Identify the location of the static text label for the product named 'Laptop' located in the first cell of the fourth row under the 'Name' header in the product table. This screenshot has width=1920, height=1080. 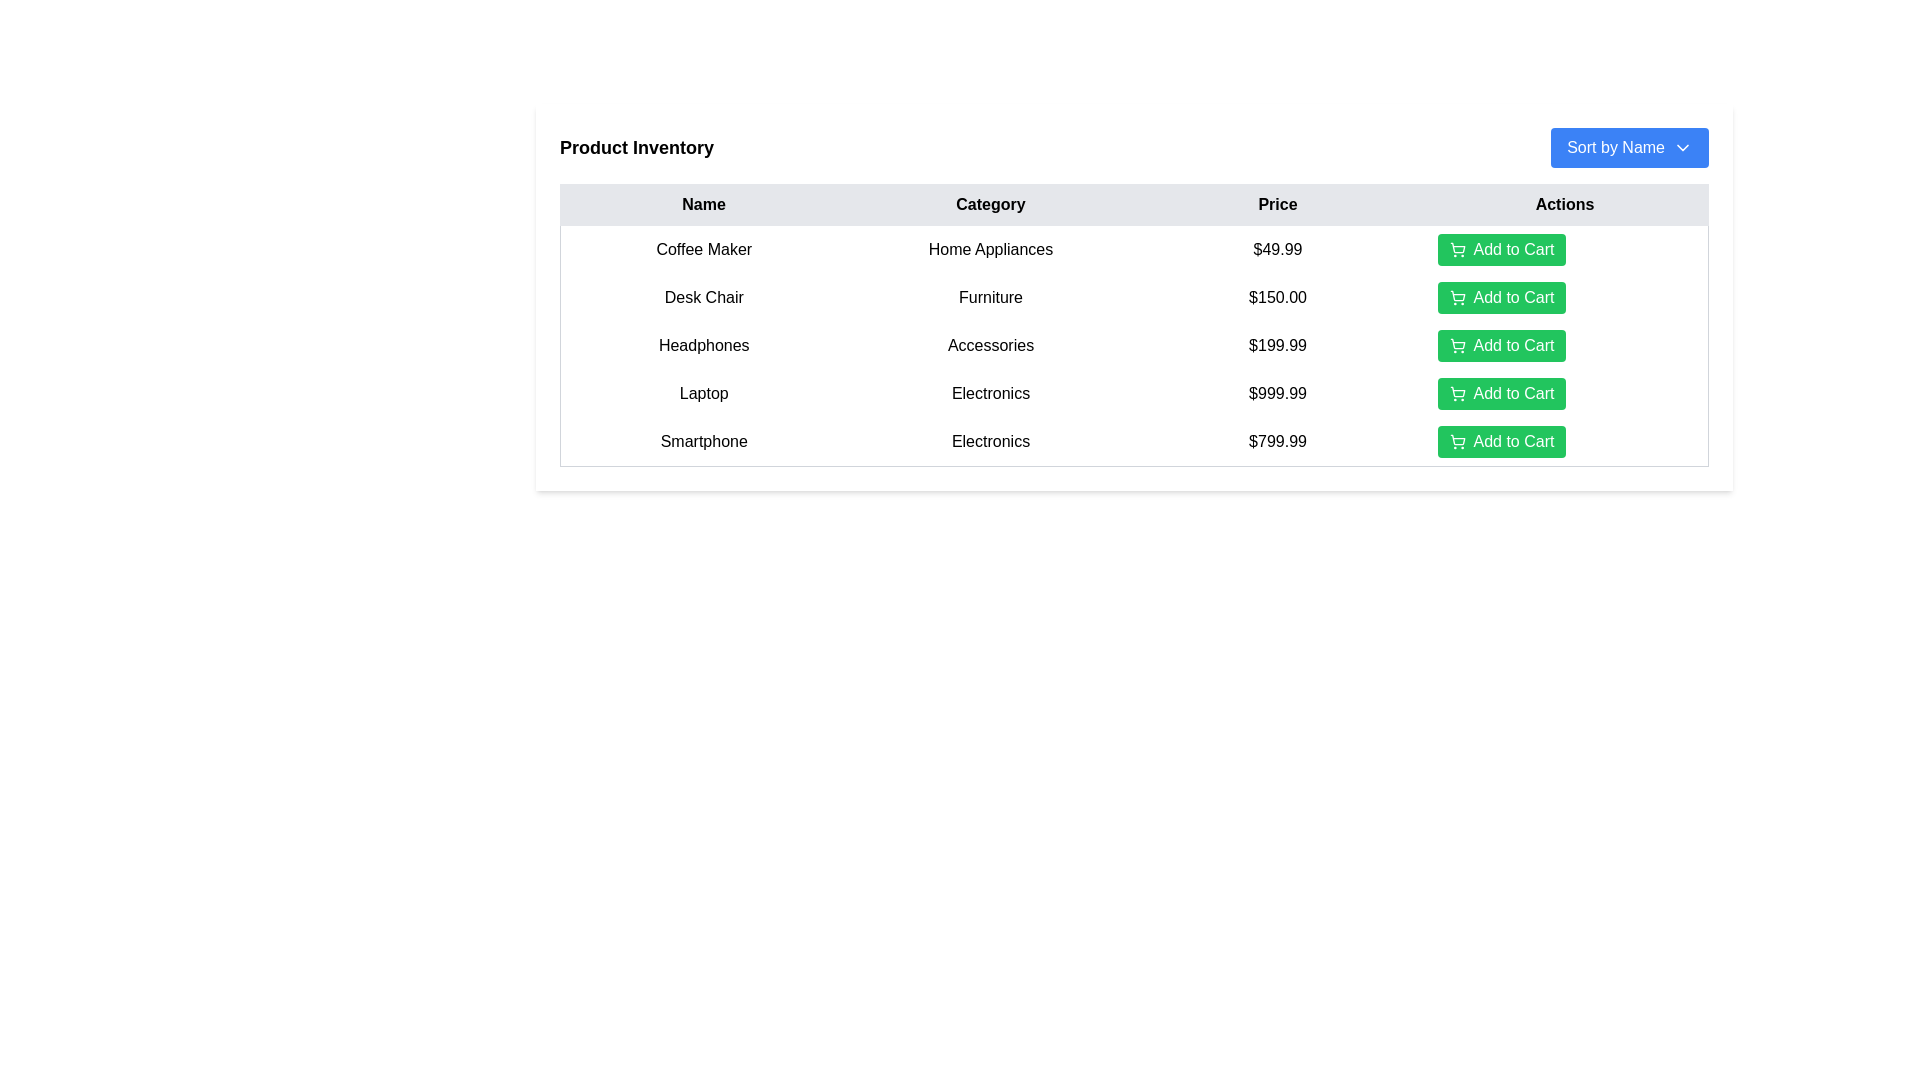
(704, 393).